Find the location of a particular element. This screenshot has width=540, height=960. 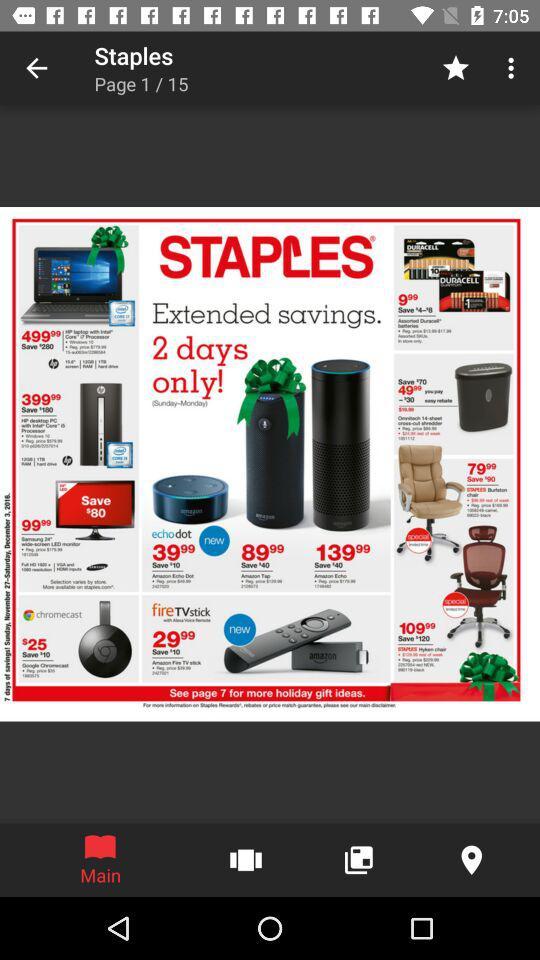

the icon to the left of staples icon is located at coordinates (36, 68).